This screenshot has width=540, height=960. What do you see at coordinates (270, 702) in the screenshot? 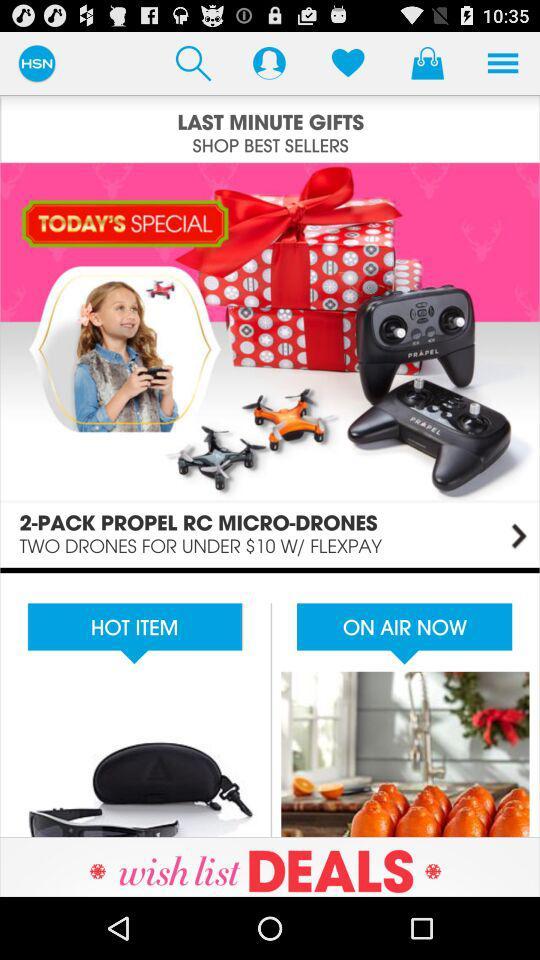
I see `clicks the hot items` at bounding box center [270, 702].